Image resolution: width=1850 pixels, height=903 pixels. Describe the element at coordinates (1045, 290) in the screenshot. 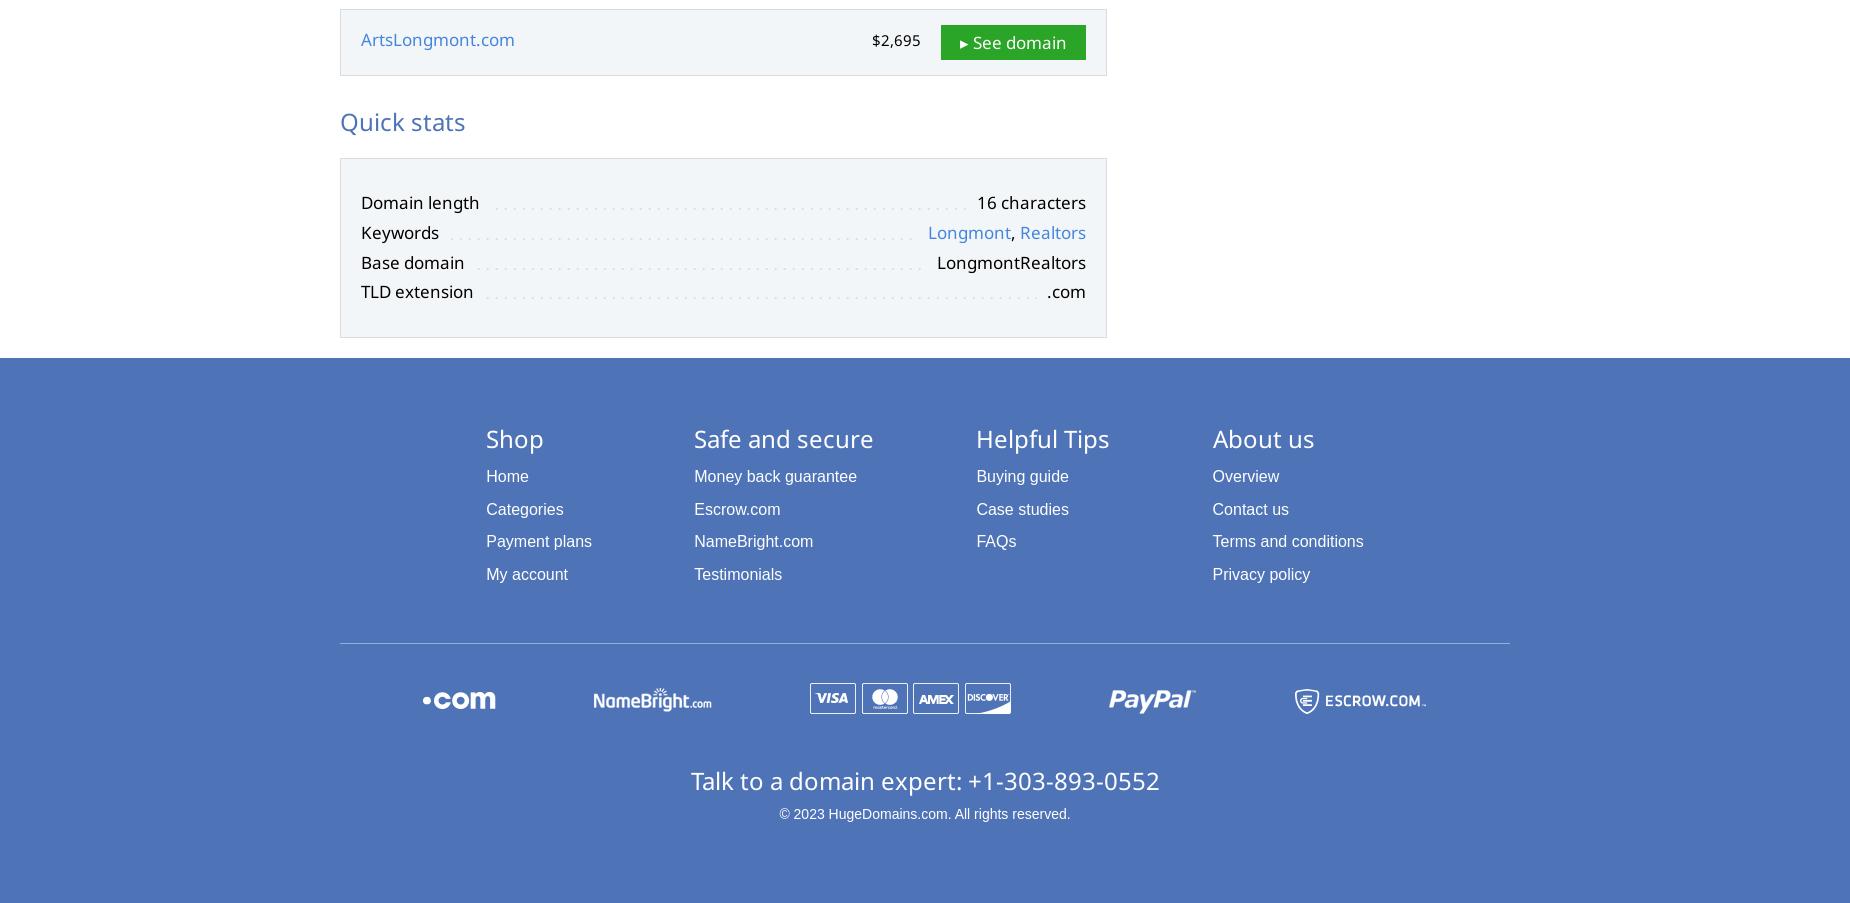

I see `'.com'` at that location.